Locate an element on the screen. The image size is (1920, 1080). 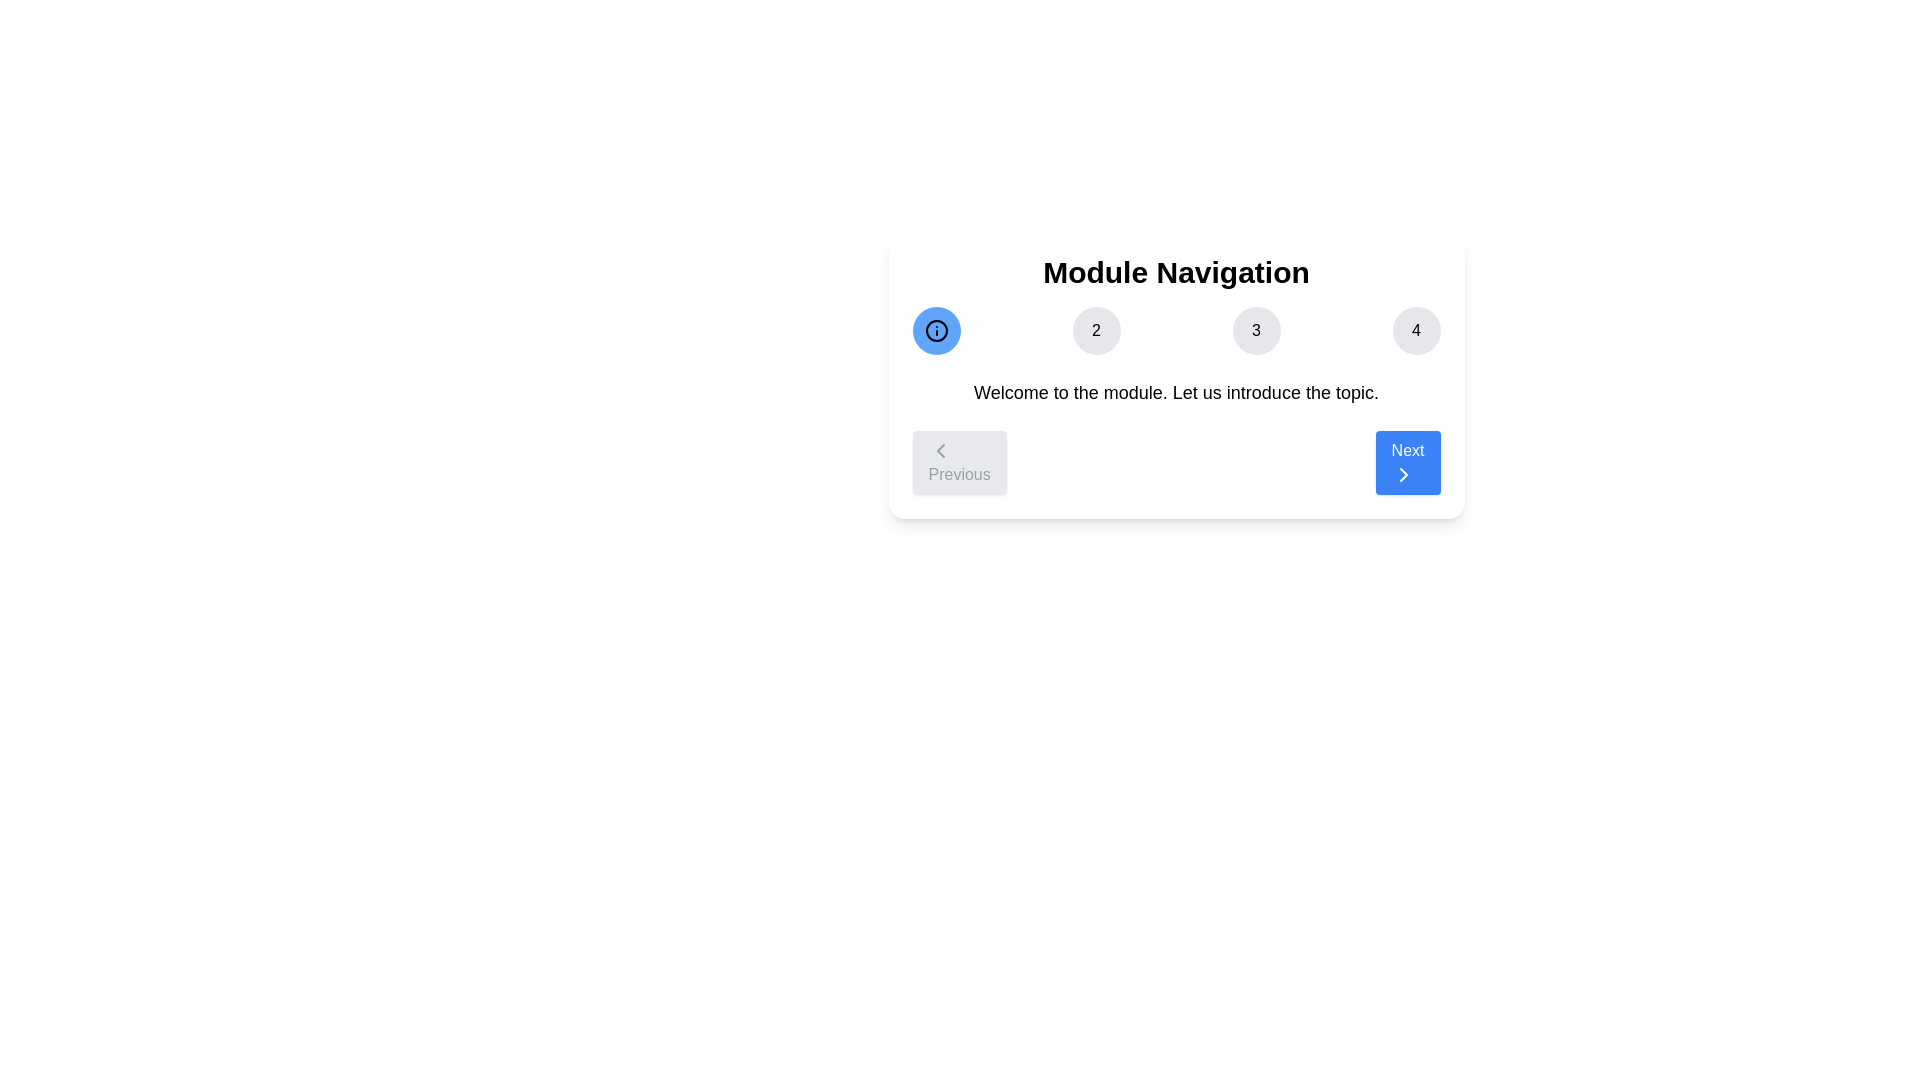
the description text of the current step is located at coordinates (1176, 393).